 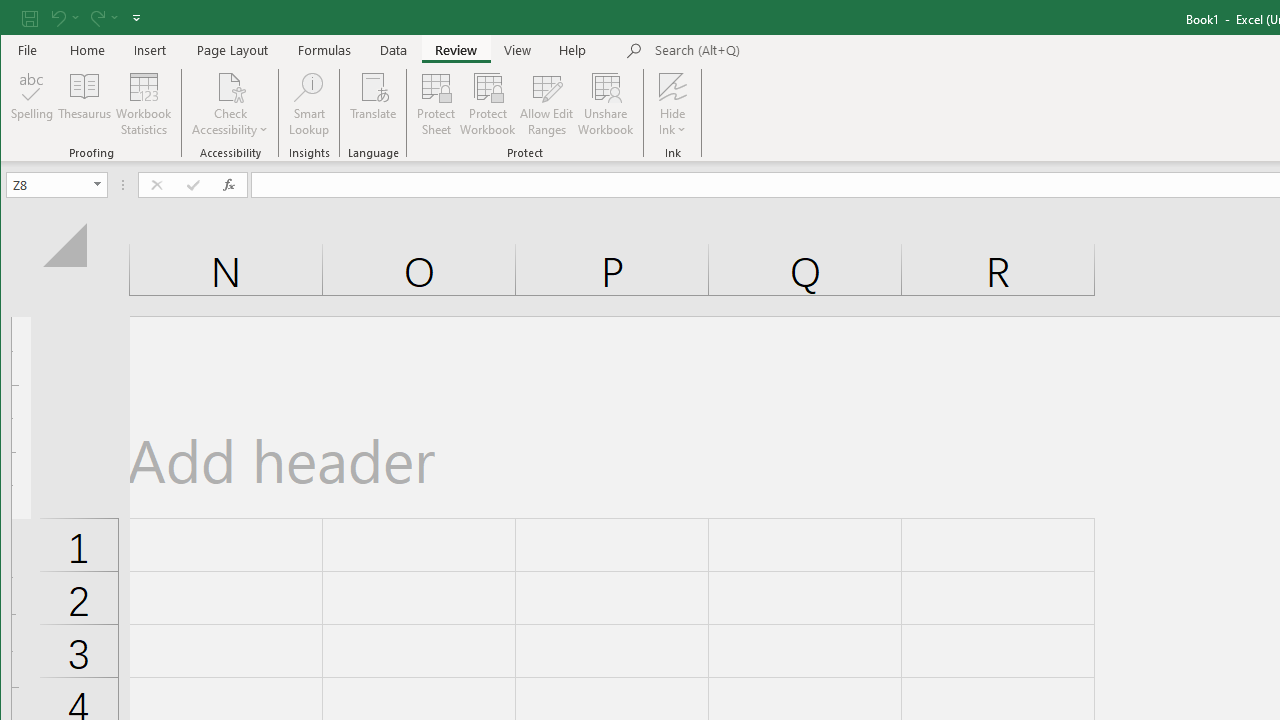 I want to click on 'Data', so click(x=394, y=49).